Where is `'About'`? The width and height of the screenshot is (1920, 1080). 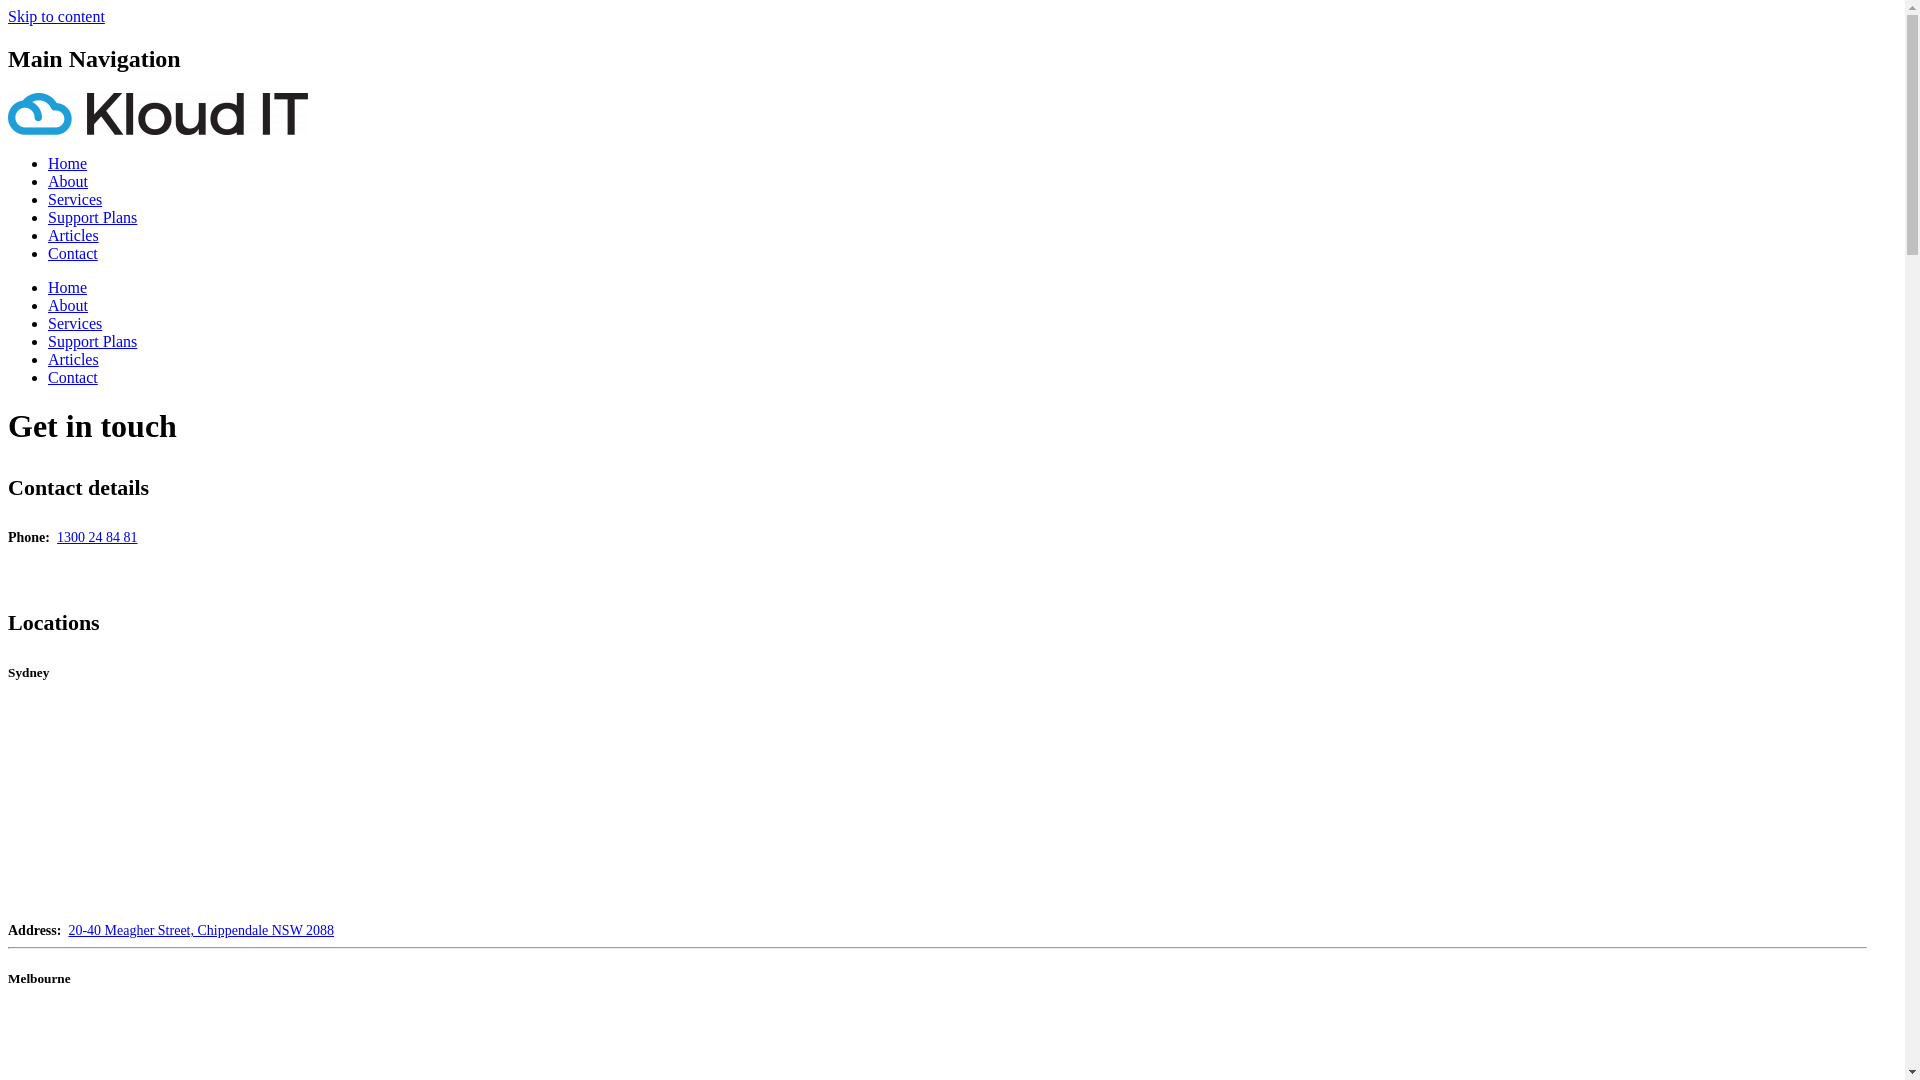 'About' is located at coordinates (48, 305).